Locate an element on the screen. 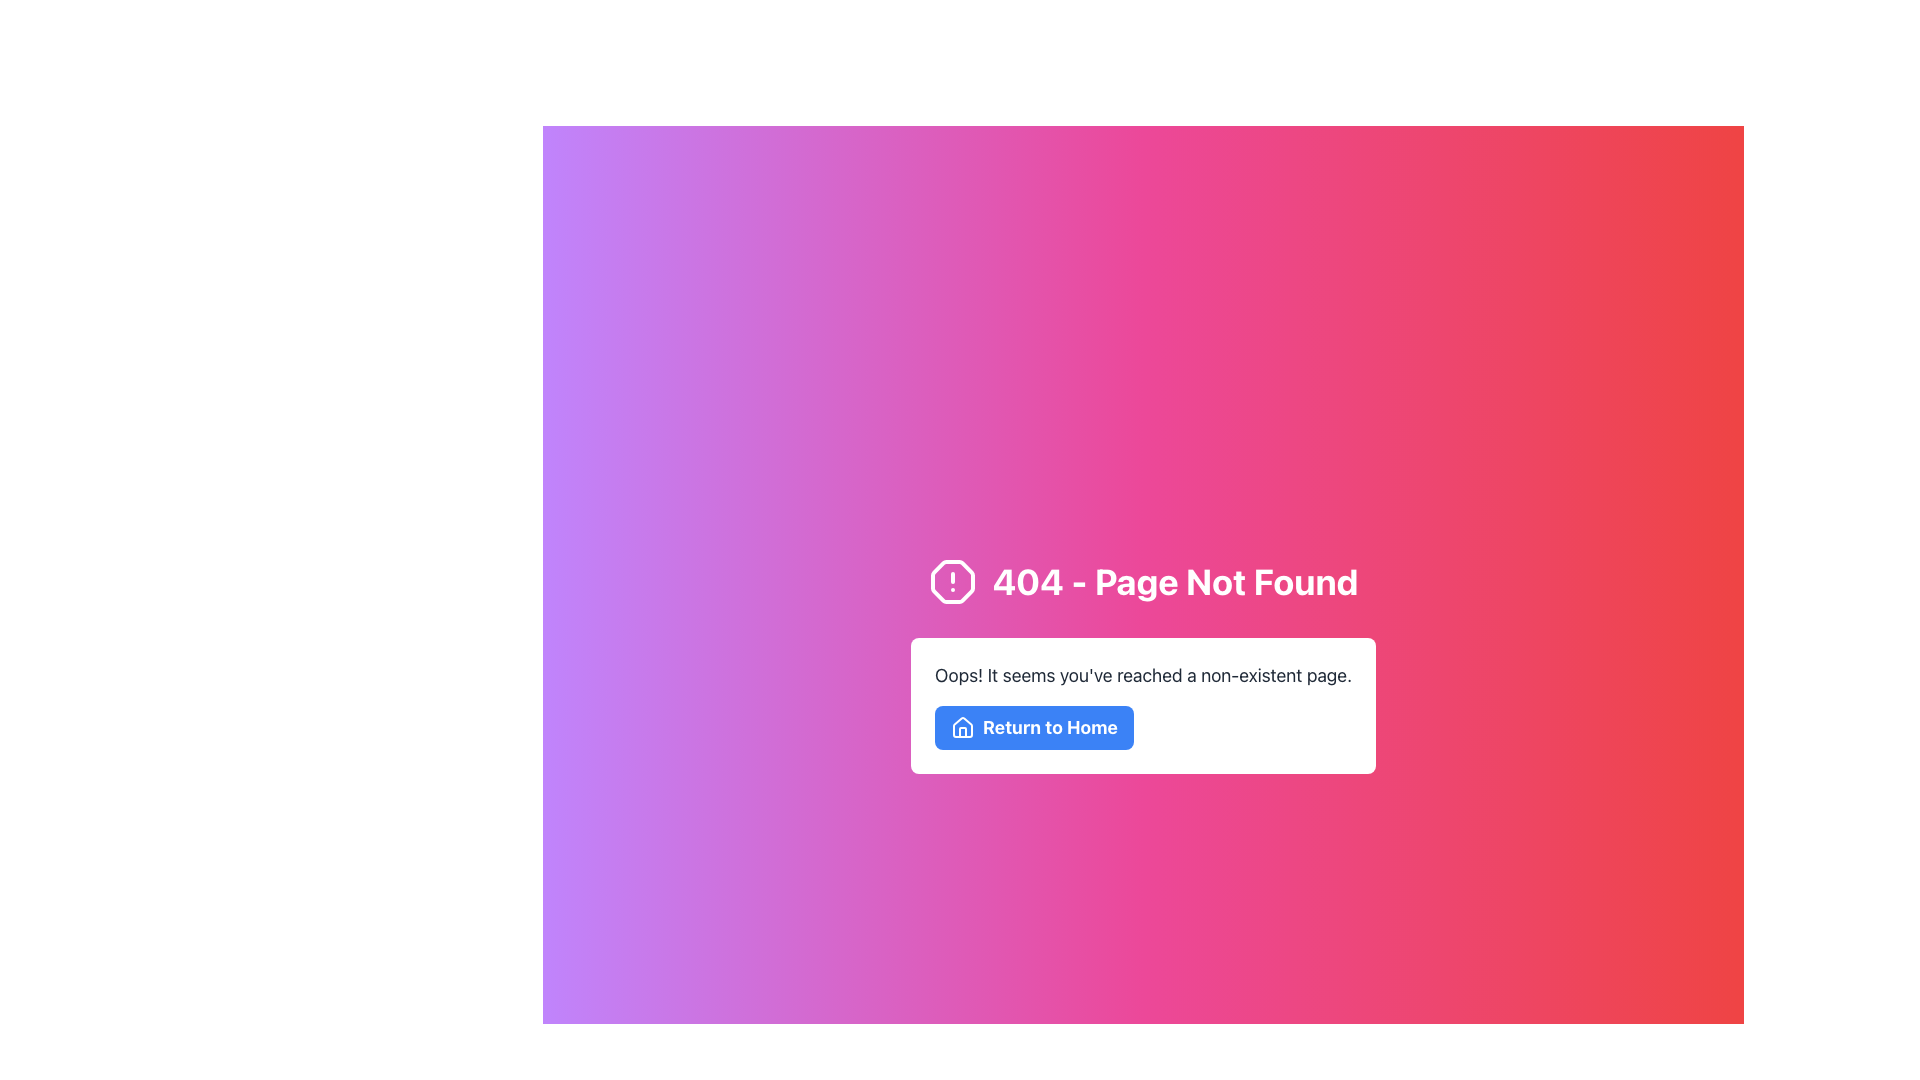 This screenshot has width=1920, height=1080. the 'home' icon SVG graphic located to the left of the 'Return to Home' text is located at coordinates (963, 727).